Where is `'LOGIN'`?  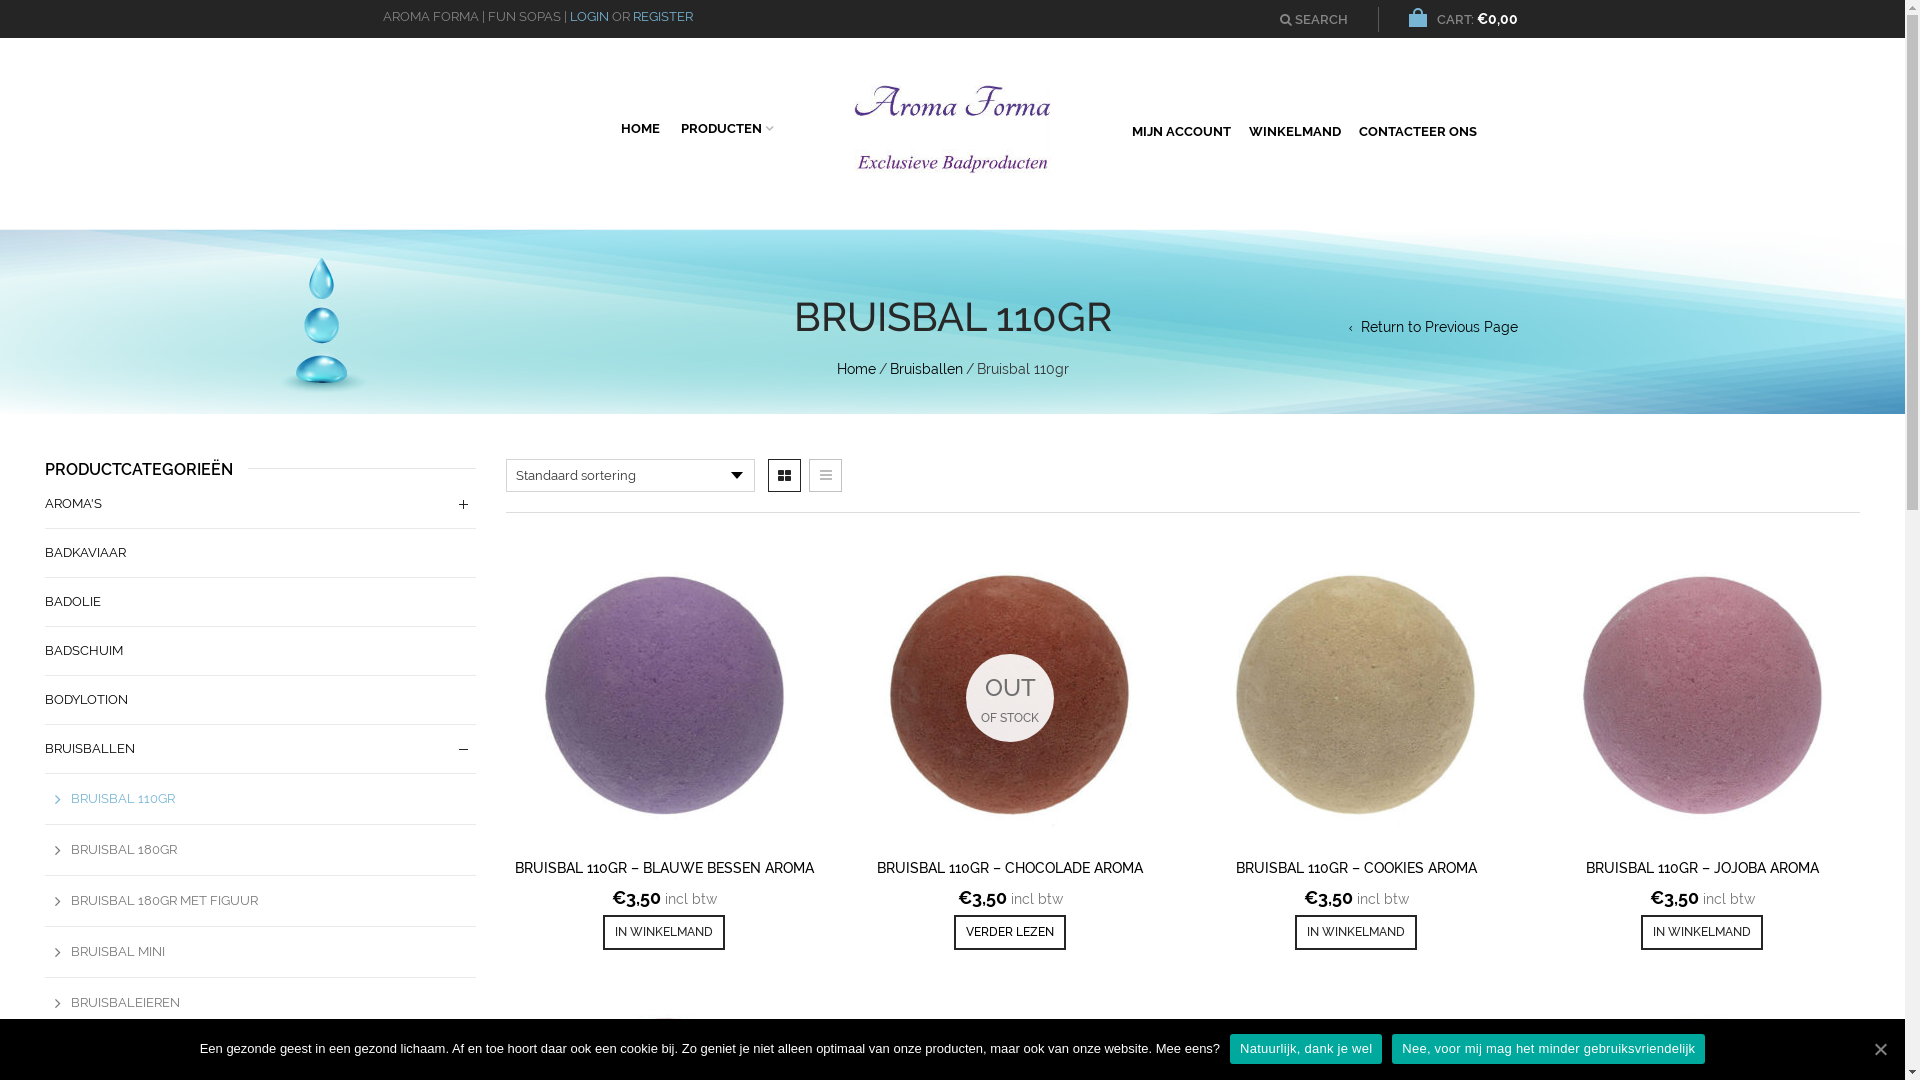
'LOGIN' is located at coordinates (569, 16).